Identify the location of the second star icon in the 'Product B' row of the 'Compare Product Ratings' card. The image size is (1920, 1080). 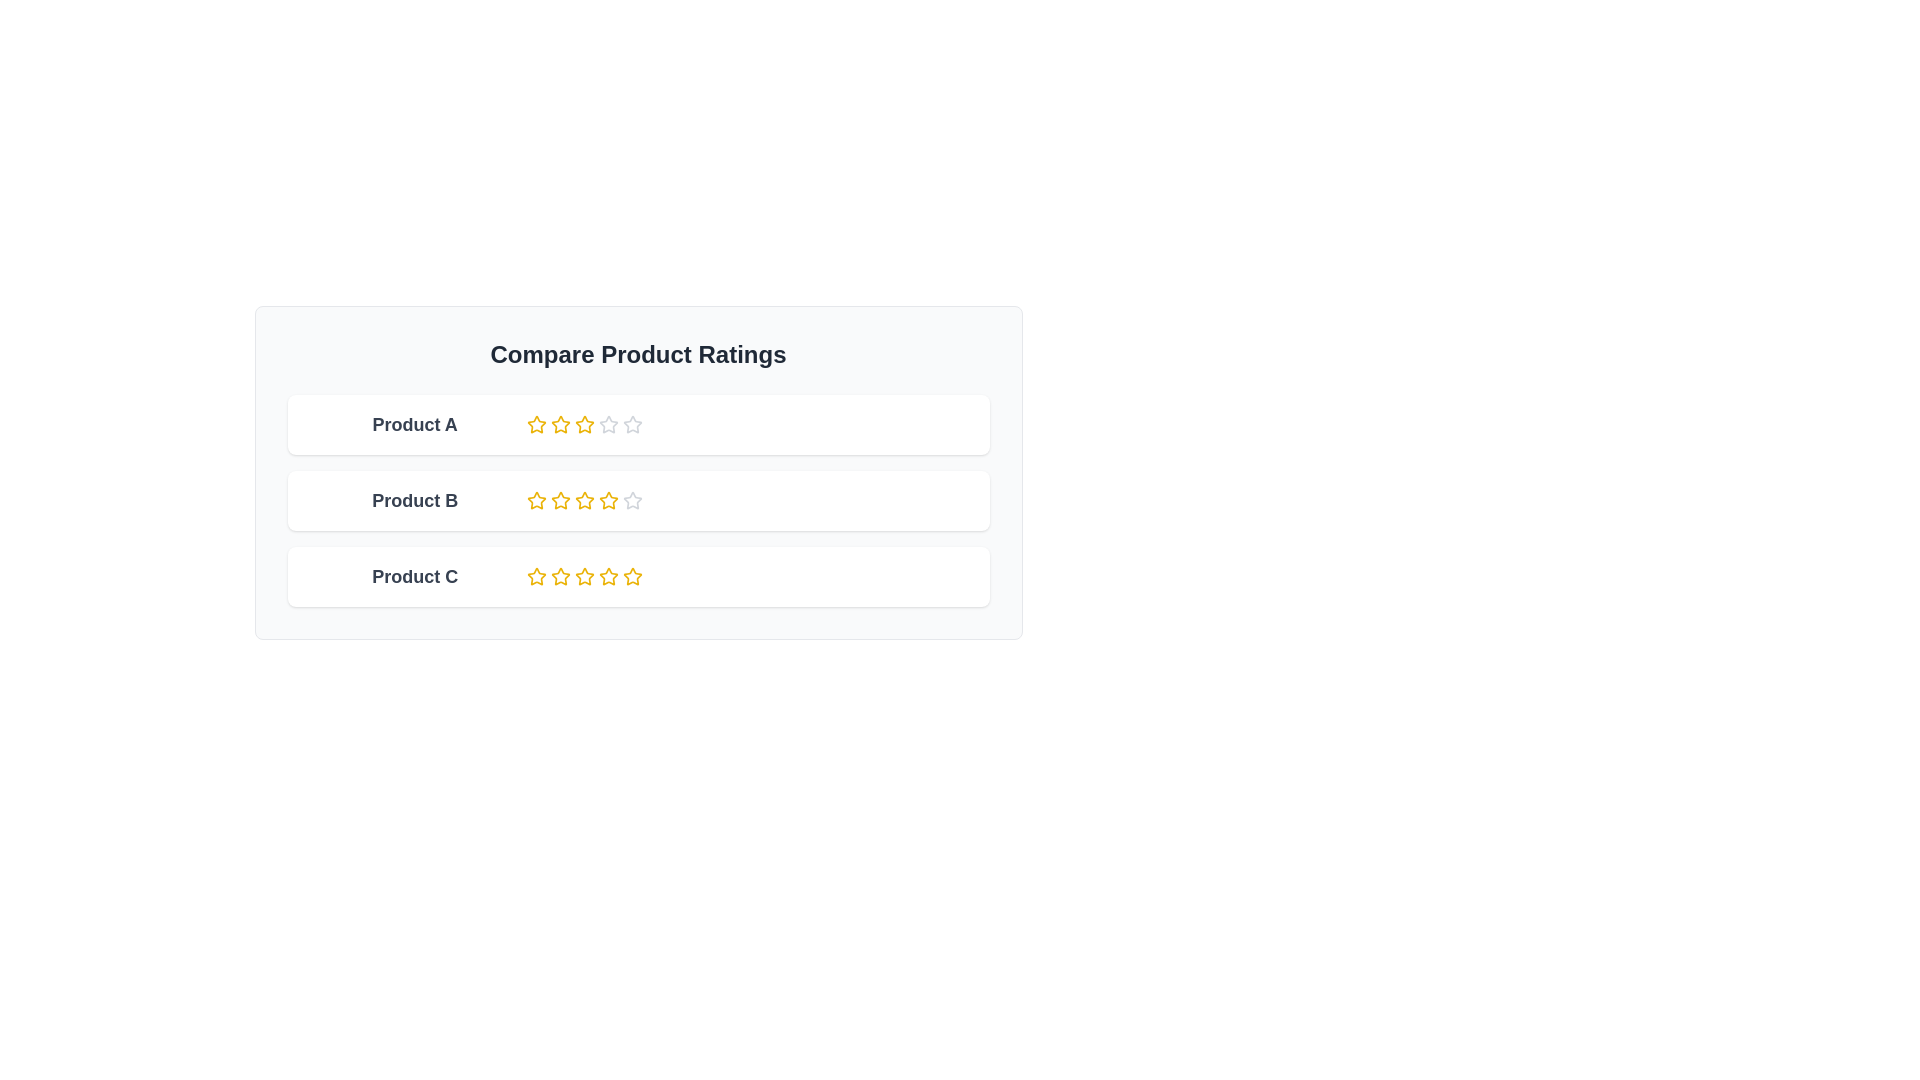
(560, 500).